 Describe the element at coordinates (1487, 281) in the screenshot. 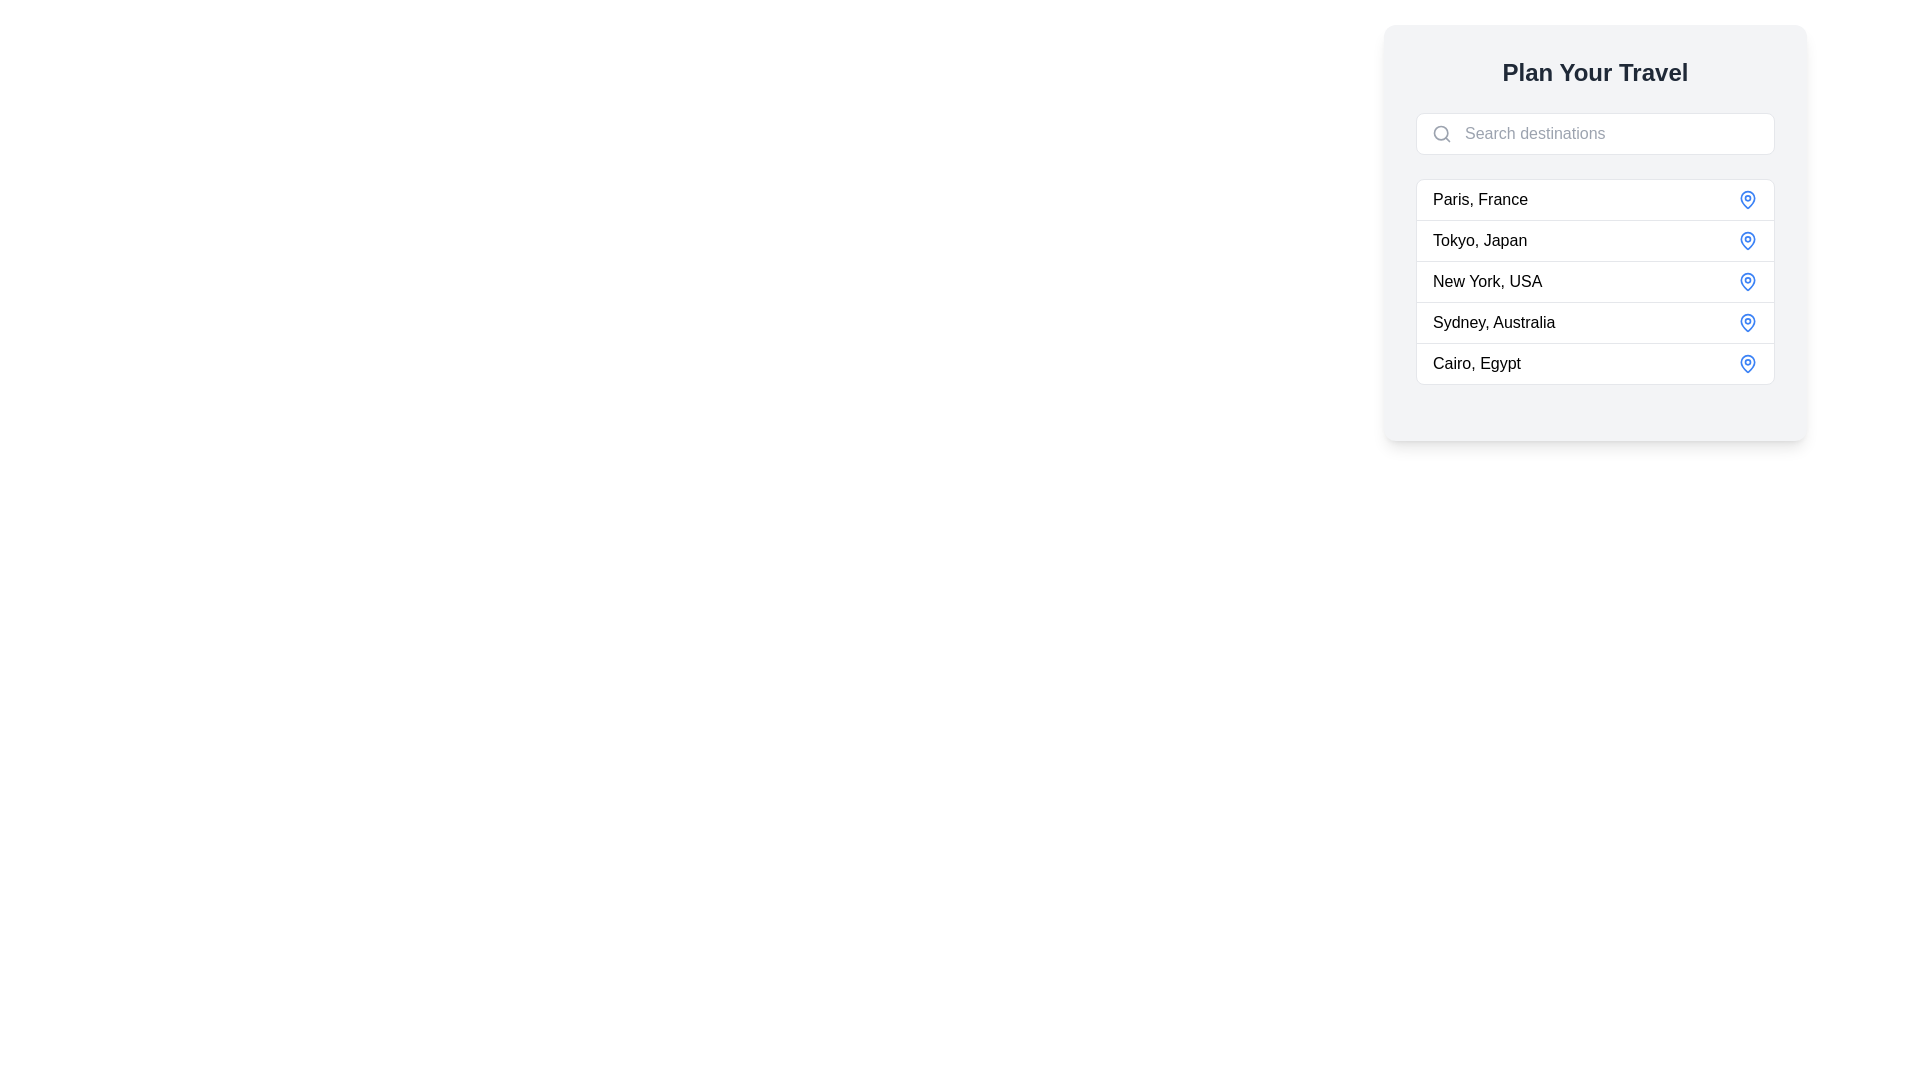

I see `the text label representing 'New York, USA' in the travel planning list, located in the third row under 'Plan Your Travel'` at that location.